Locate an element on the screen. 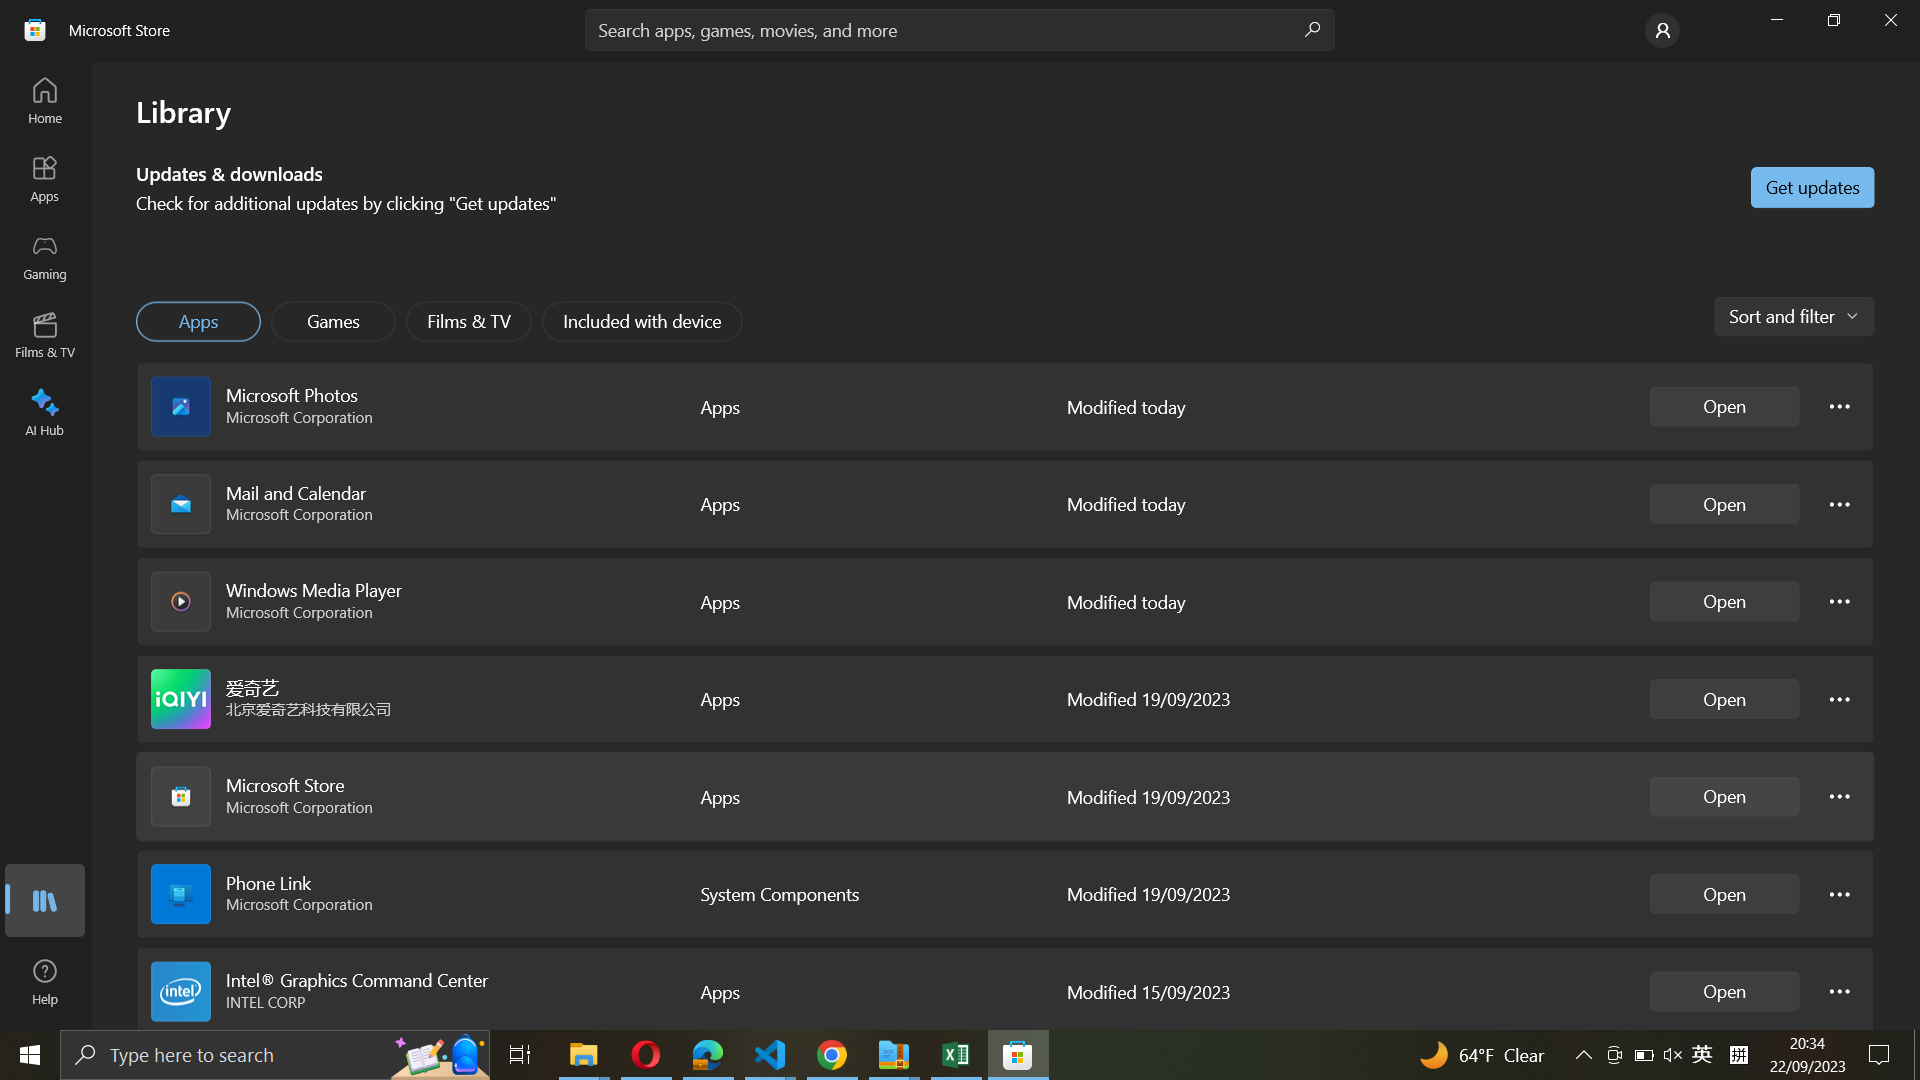 The width and height of the screenshot is (1920, 1080). the Phone linking options is located at coordinates (1840, 892).